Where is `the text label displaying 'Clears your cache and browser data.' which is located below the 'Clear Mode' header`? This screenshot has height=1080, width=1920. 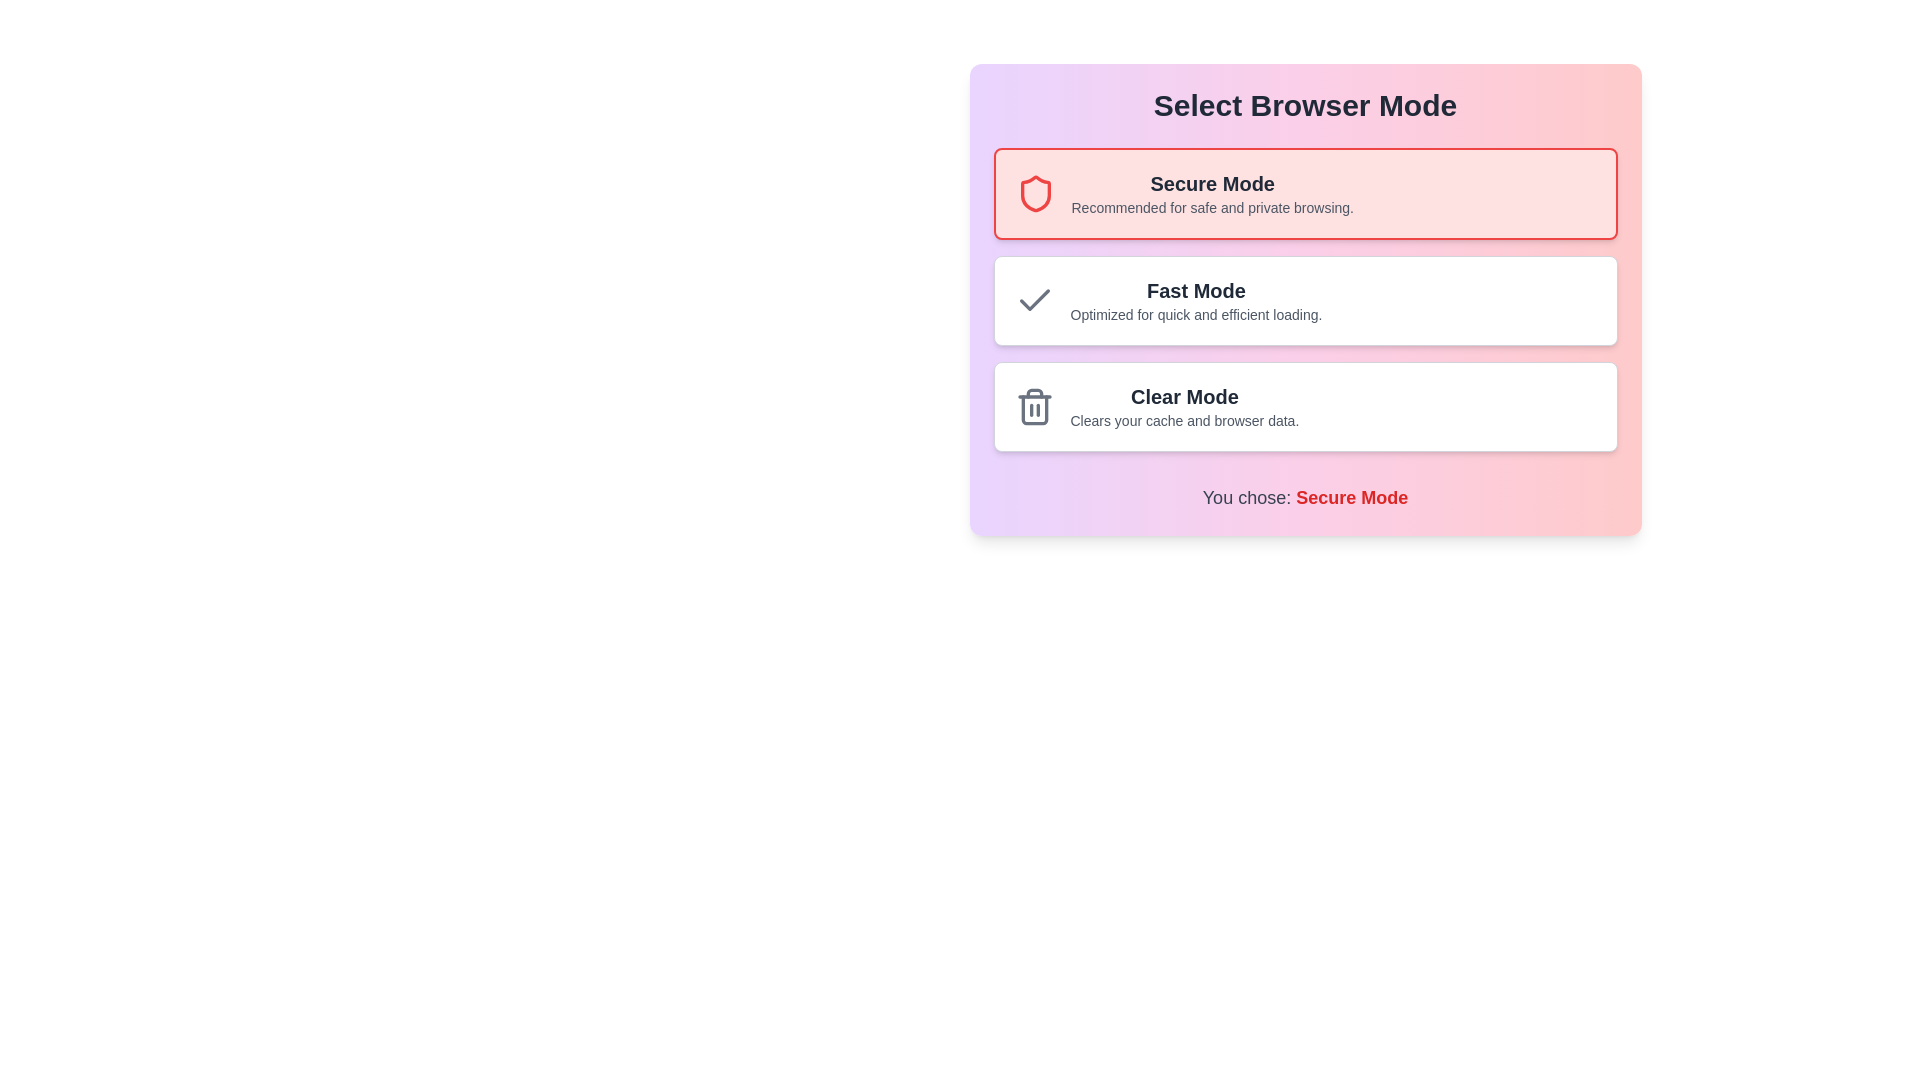 the text label displaying 'Clears your cache and browser data.' which is located below the 'Clear Mode' header is located at coordinates (1184, 419).